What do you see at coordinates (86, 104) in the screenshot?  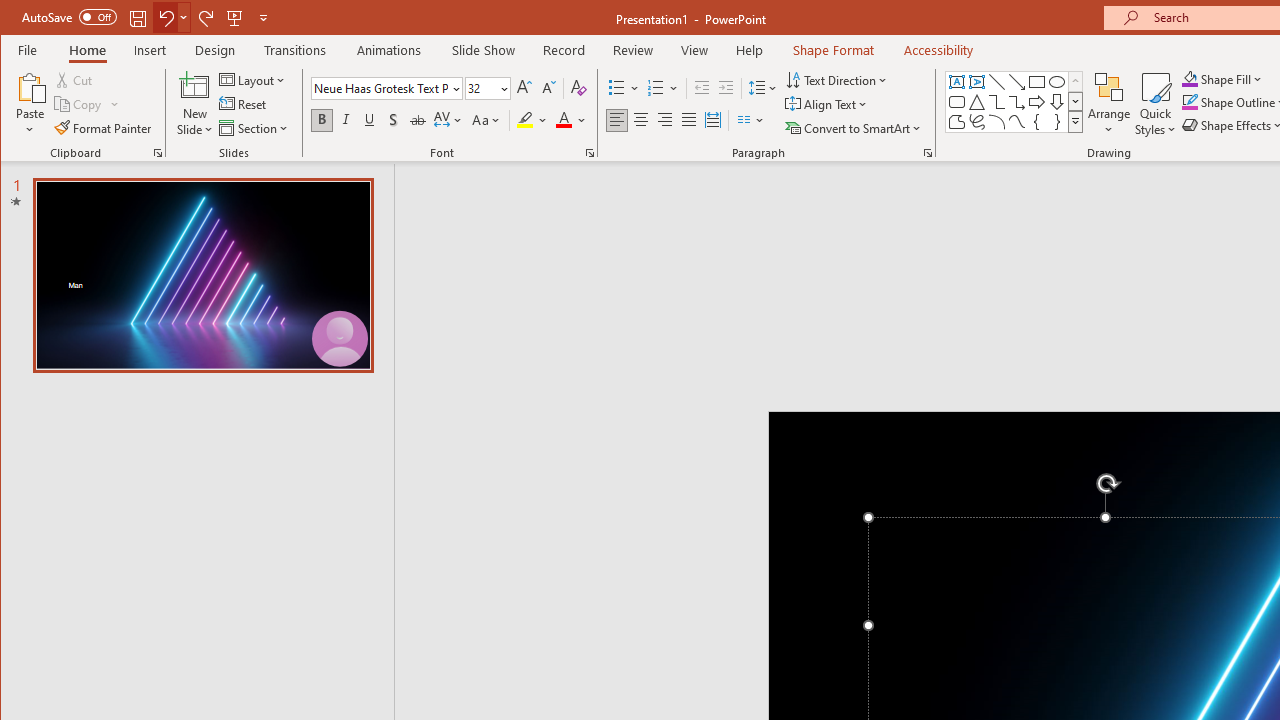 I see `'Copy'` at bounding box center [86, 104].